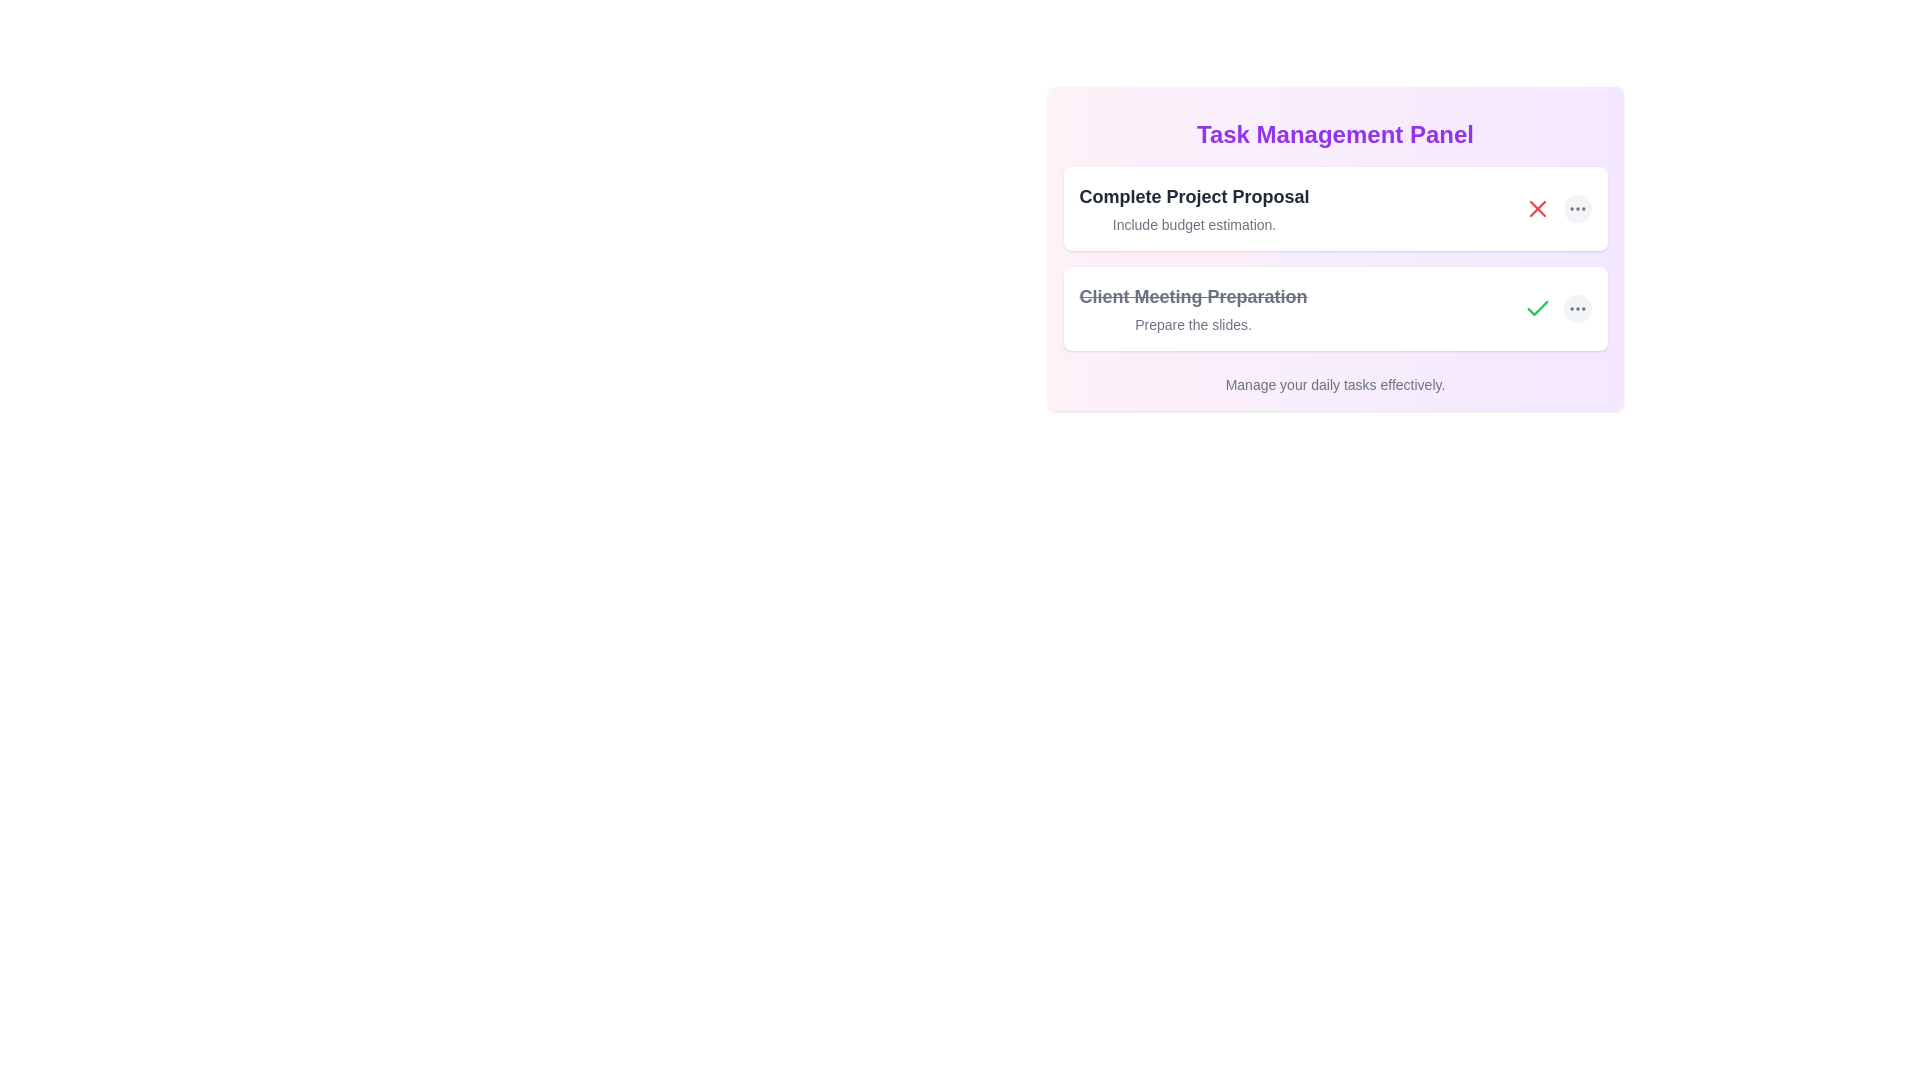  I want to click on the text label displaying 'Manage your daily tasks effectively.' located at the bottom-center of the Task Management Panel, so click(1335, 385).